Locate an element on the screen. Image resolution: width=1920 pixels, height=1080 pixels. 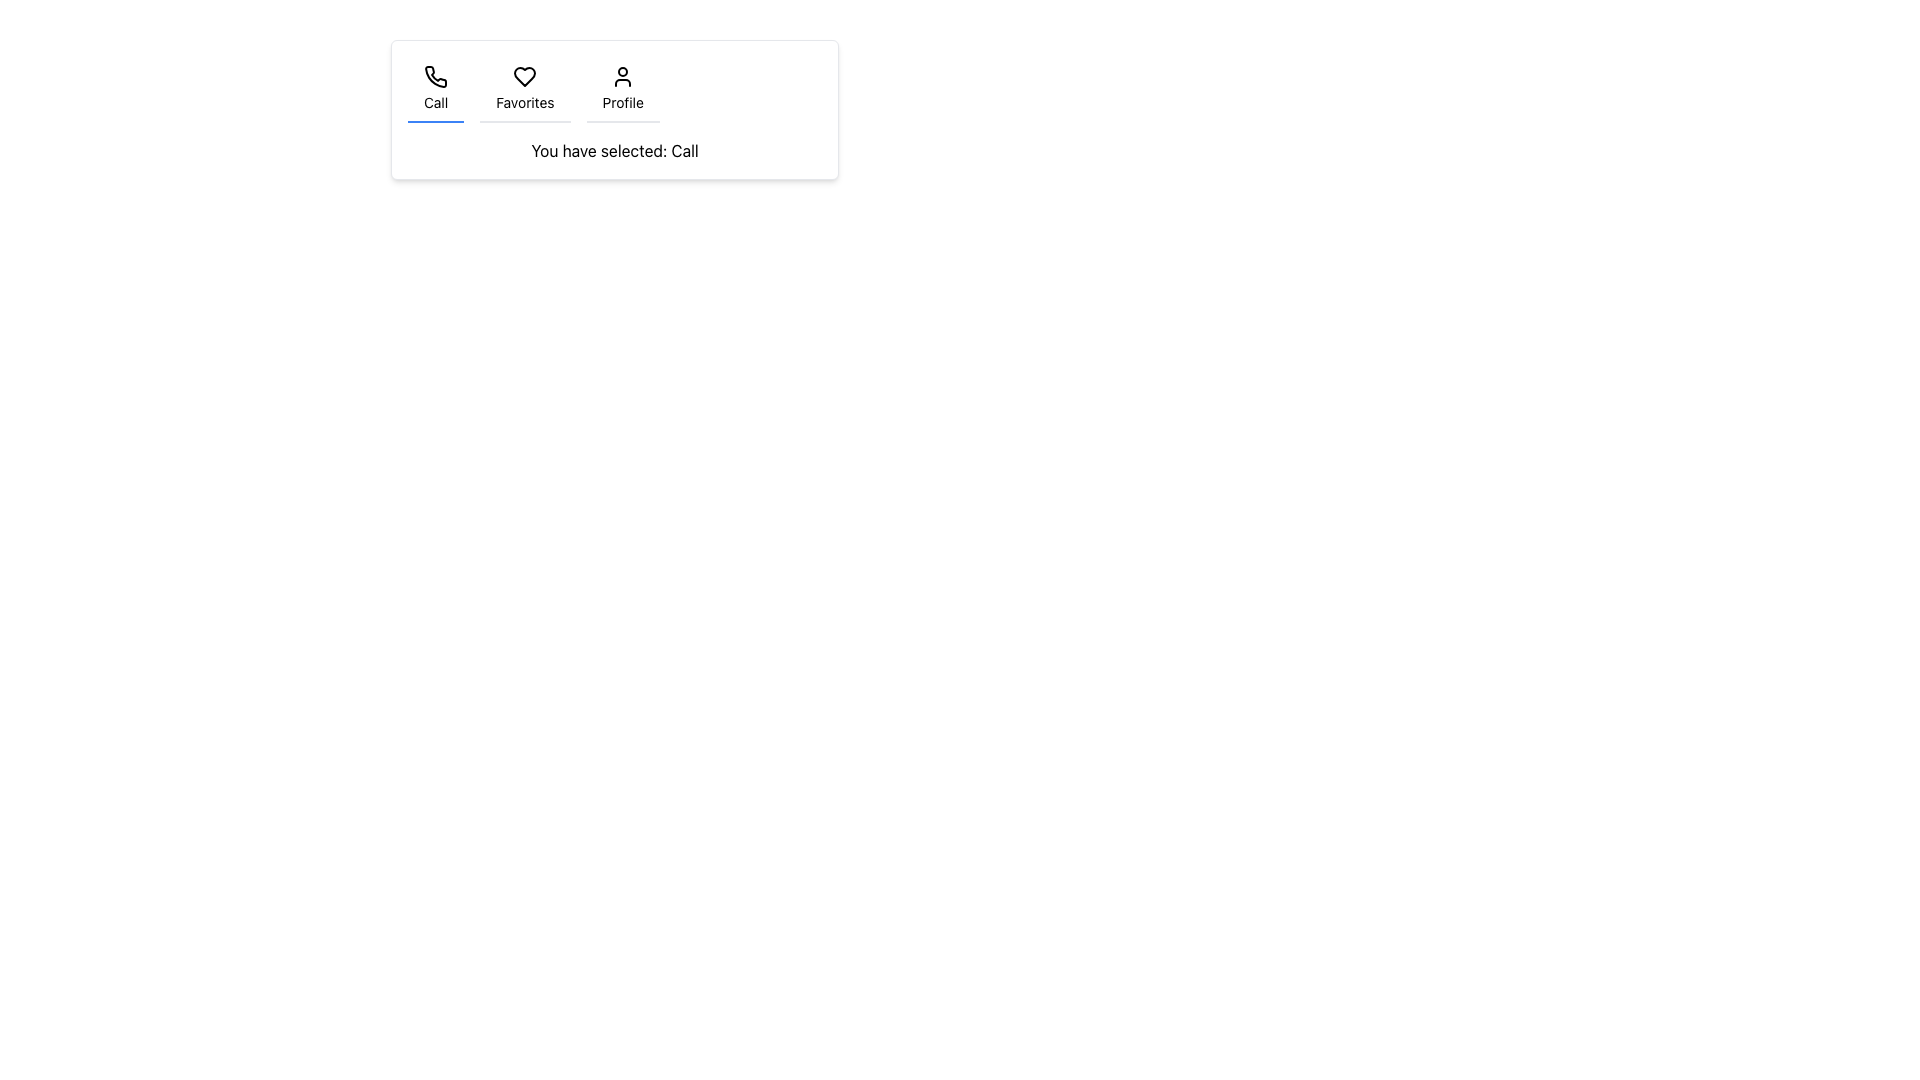
the user's profile icon, which is a circular design with a central smaller circle representing the head and a curve below resembling shoulders, located above the text label 'Profile' in the third column of the navigation bar is located at coordinates (622, 76).